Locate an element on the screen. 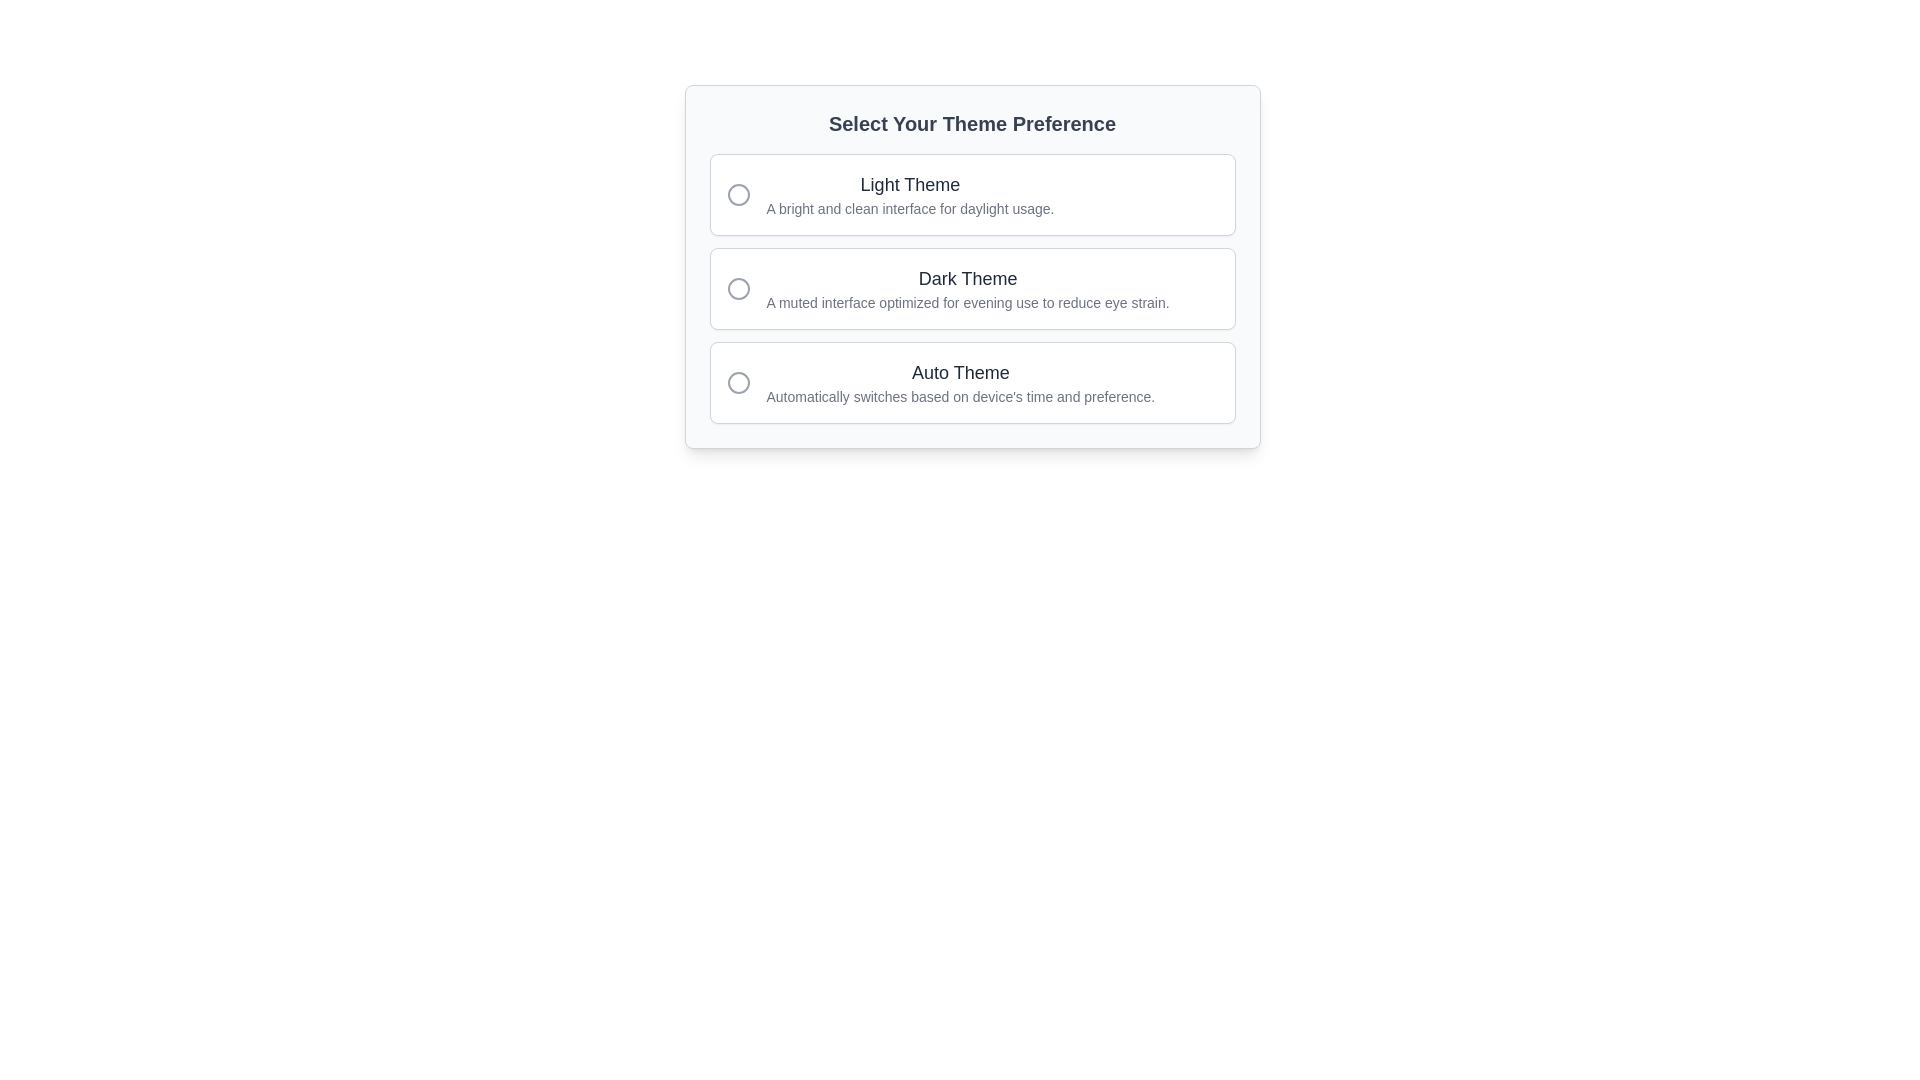 This screenshot has width=1920, height=1080. the descriptive text caption that reads 'Automatically switches based on device's time and preference.', which is styled in gray and located beneath the 'Auto Theme' title in the theme preferences panel is located at coordinates (960, 397).